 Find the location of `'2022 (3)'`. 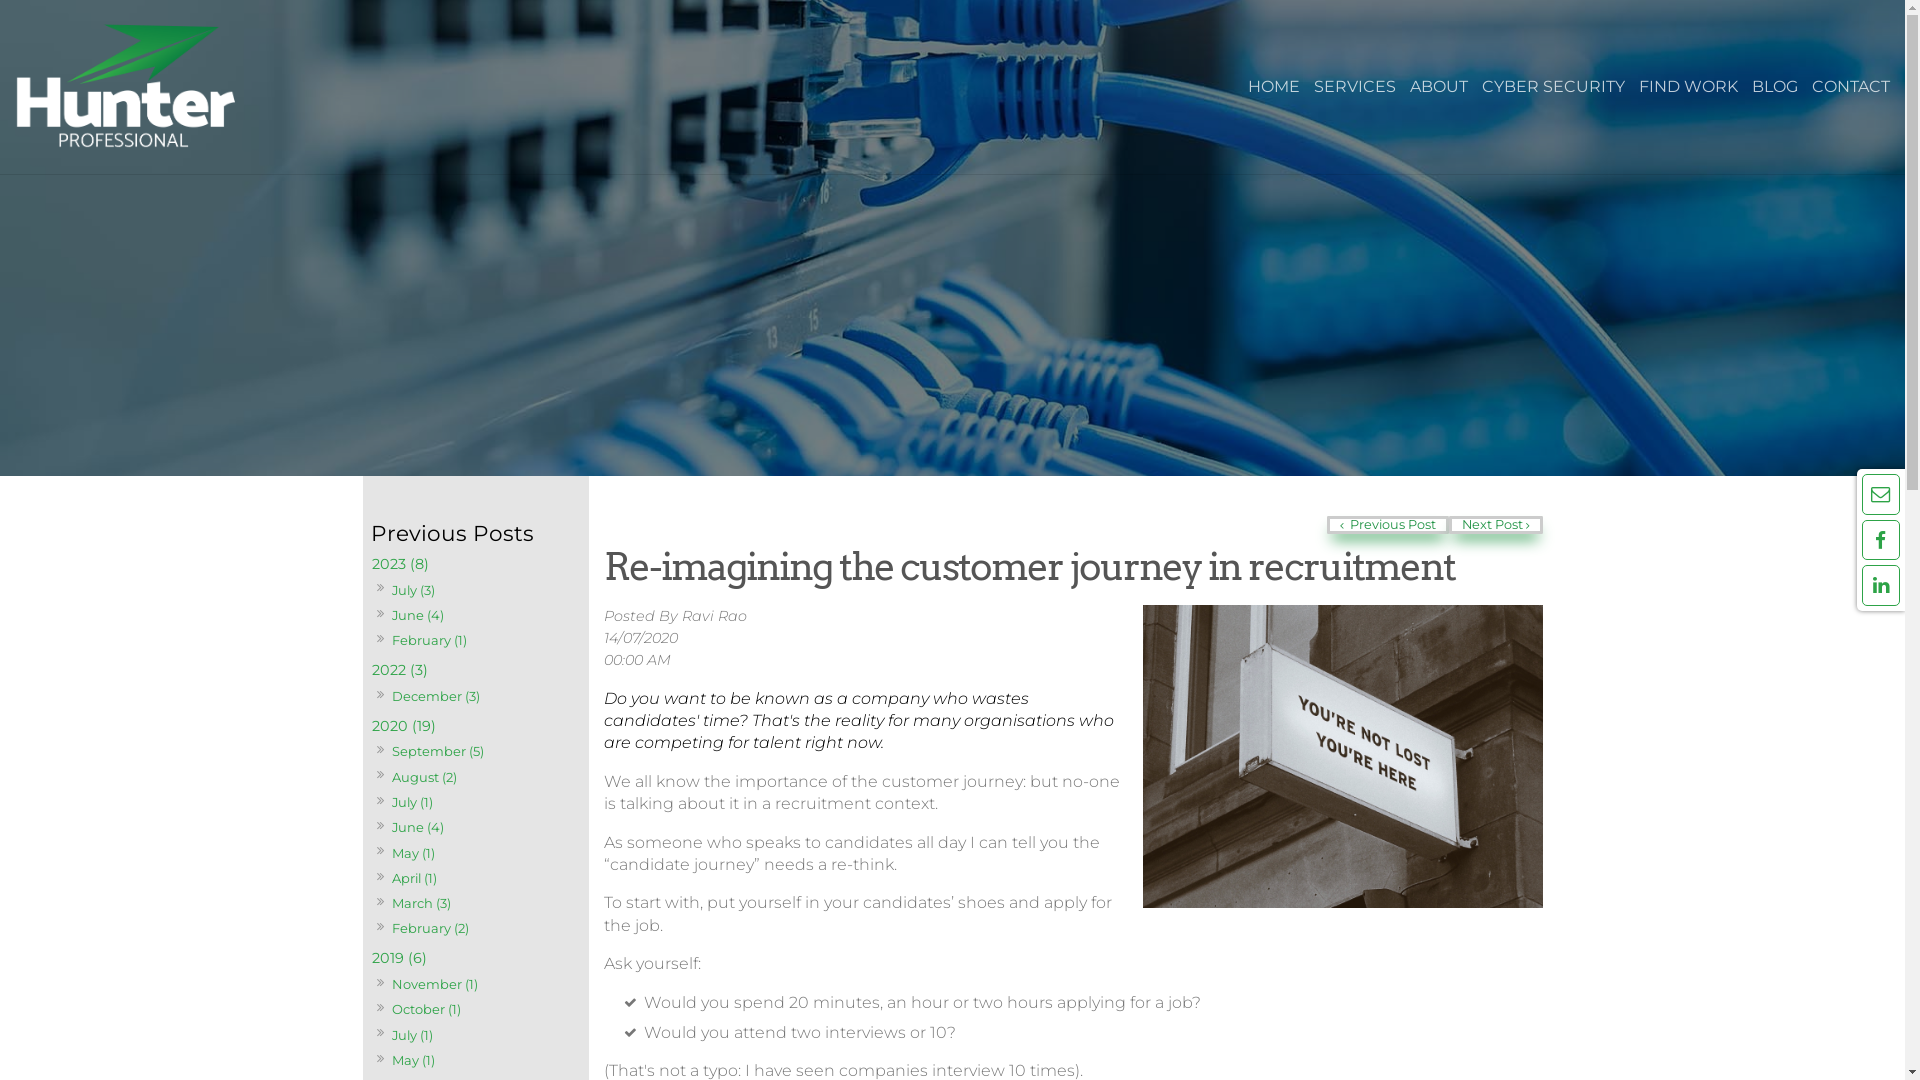

'2022 (3)' is located at coordinates (474, 670).